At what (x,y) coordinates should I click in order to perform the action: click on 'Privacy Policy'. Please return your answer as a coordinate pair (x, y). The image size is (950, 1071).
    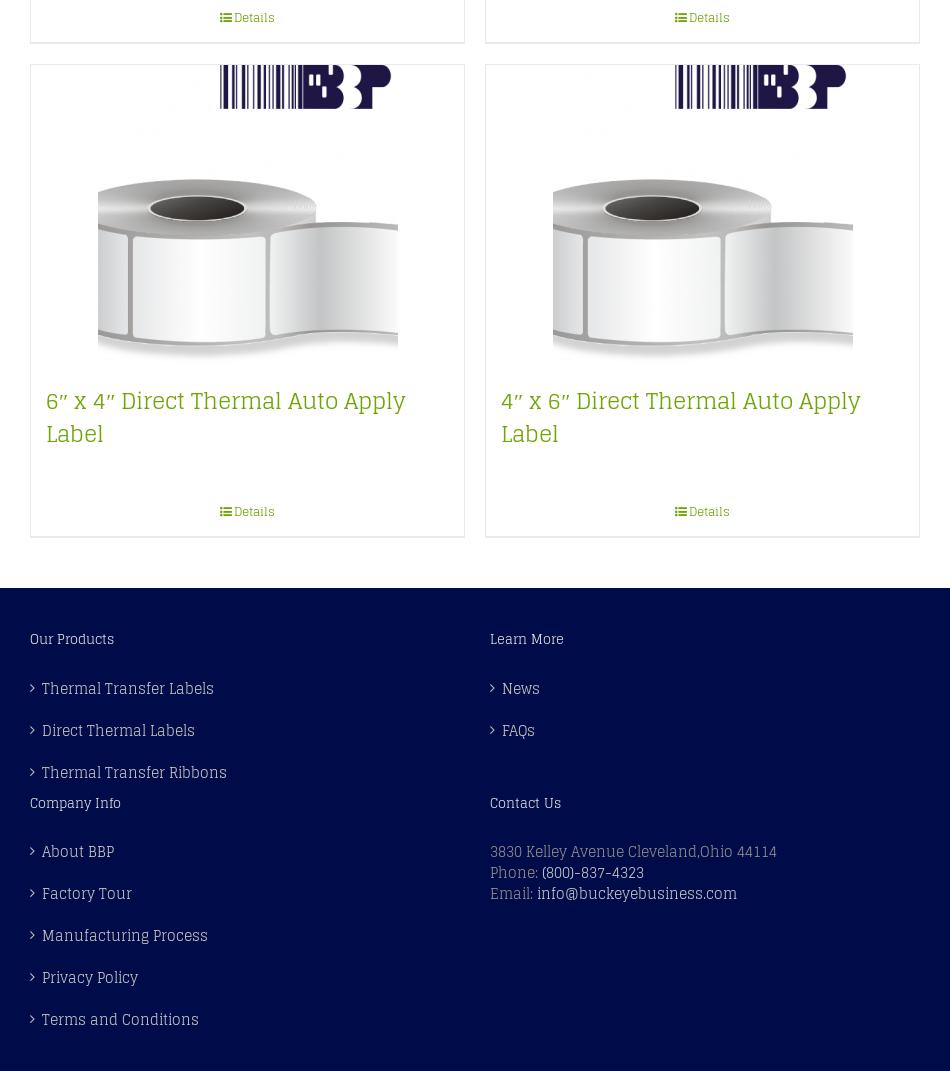
    Looking at the image, I should click on (41, 976).